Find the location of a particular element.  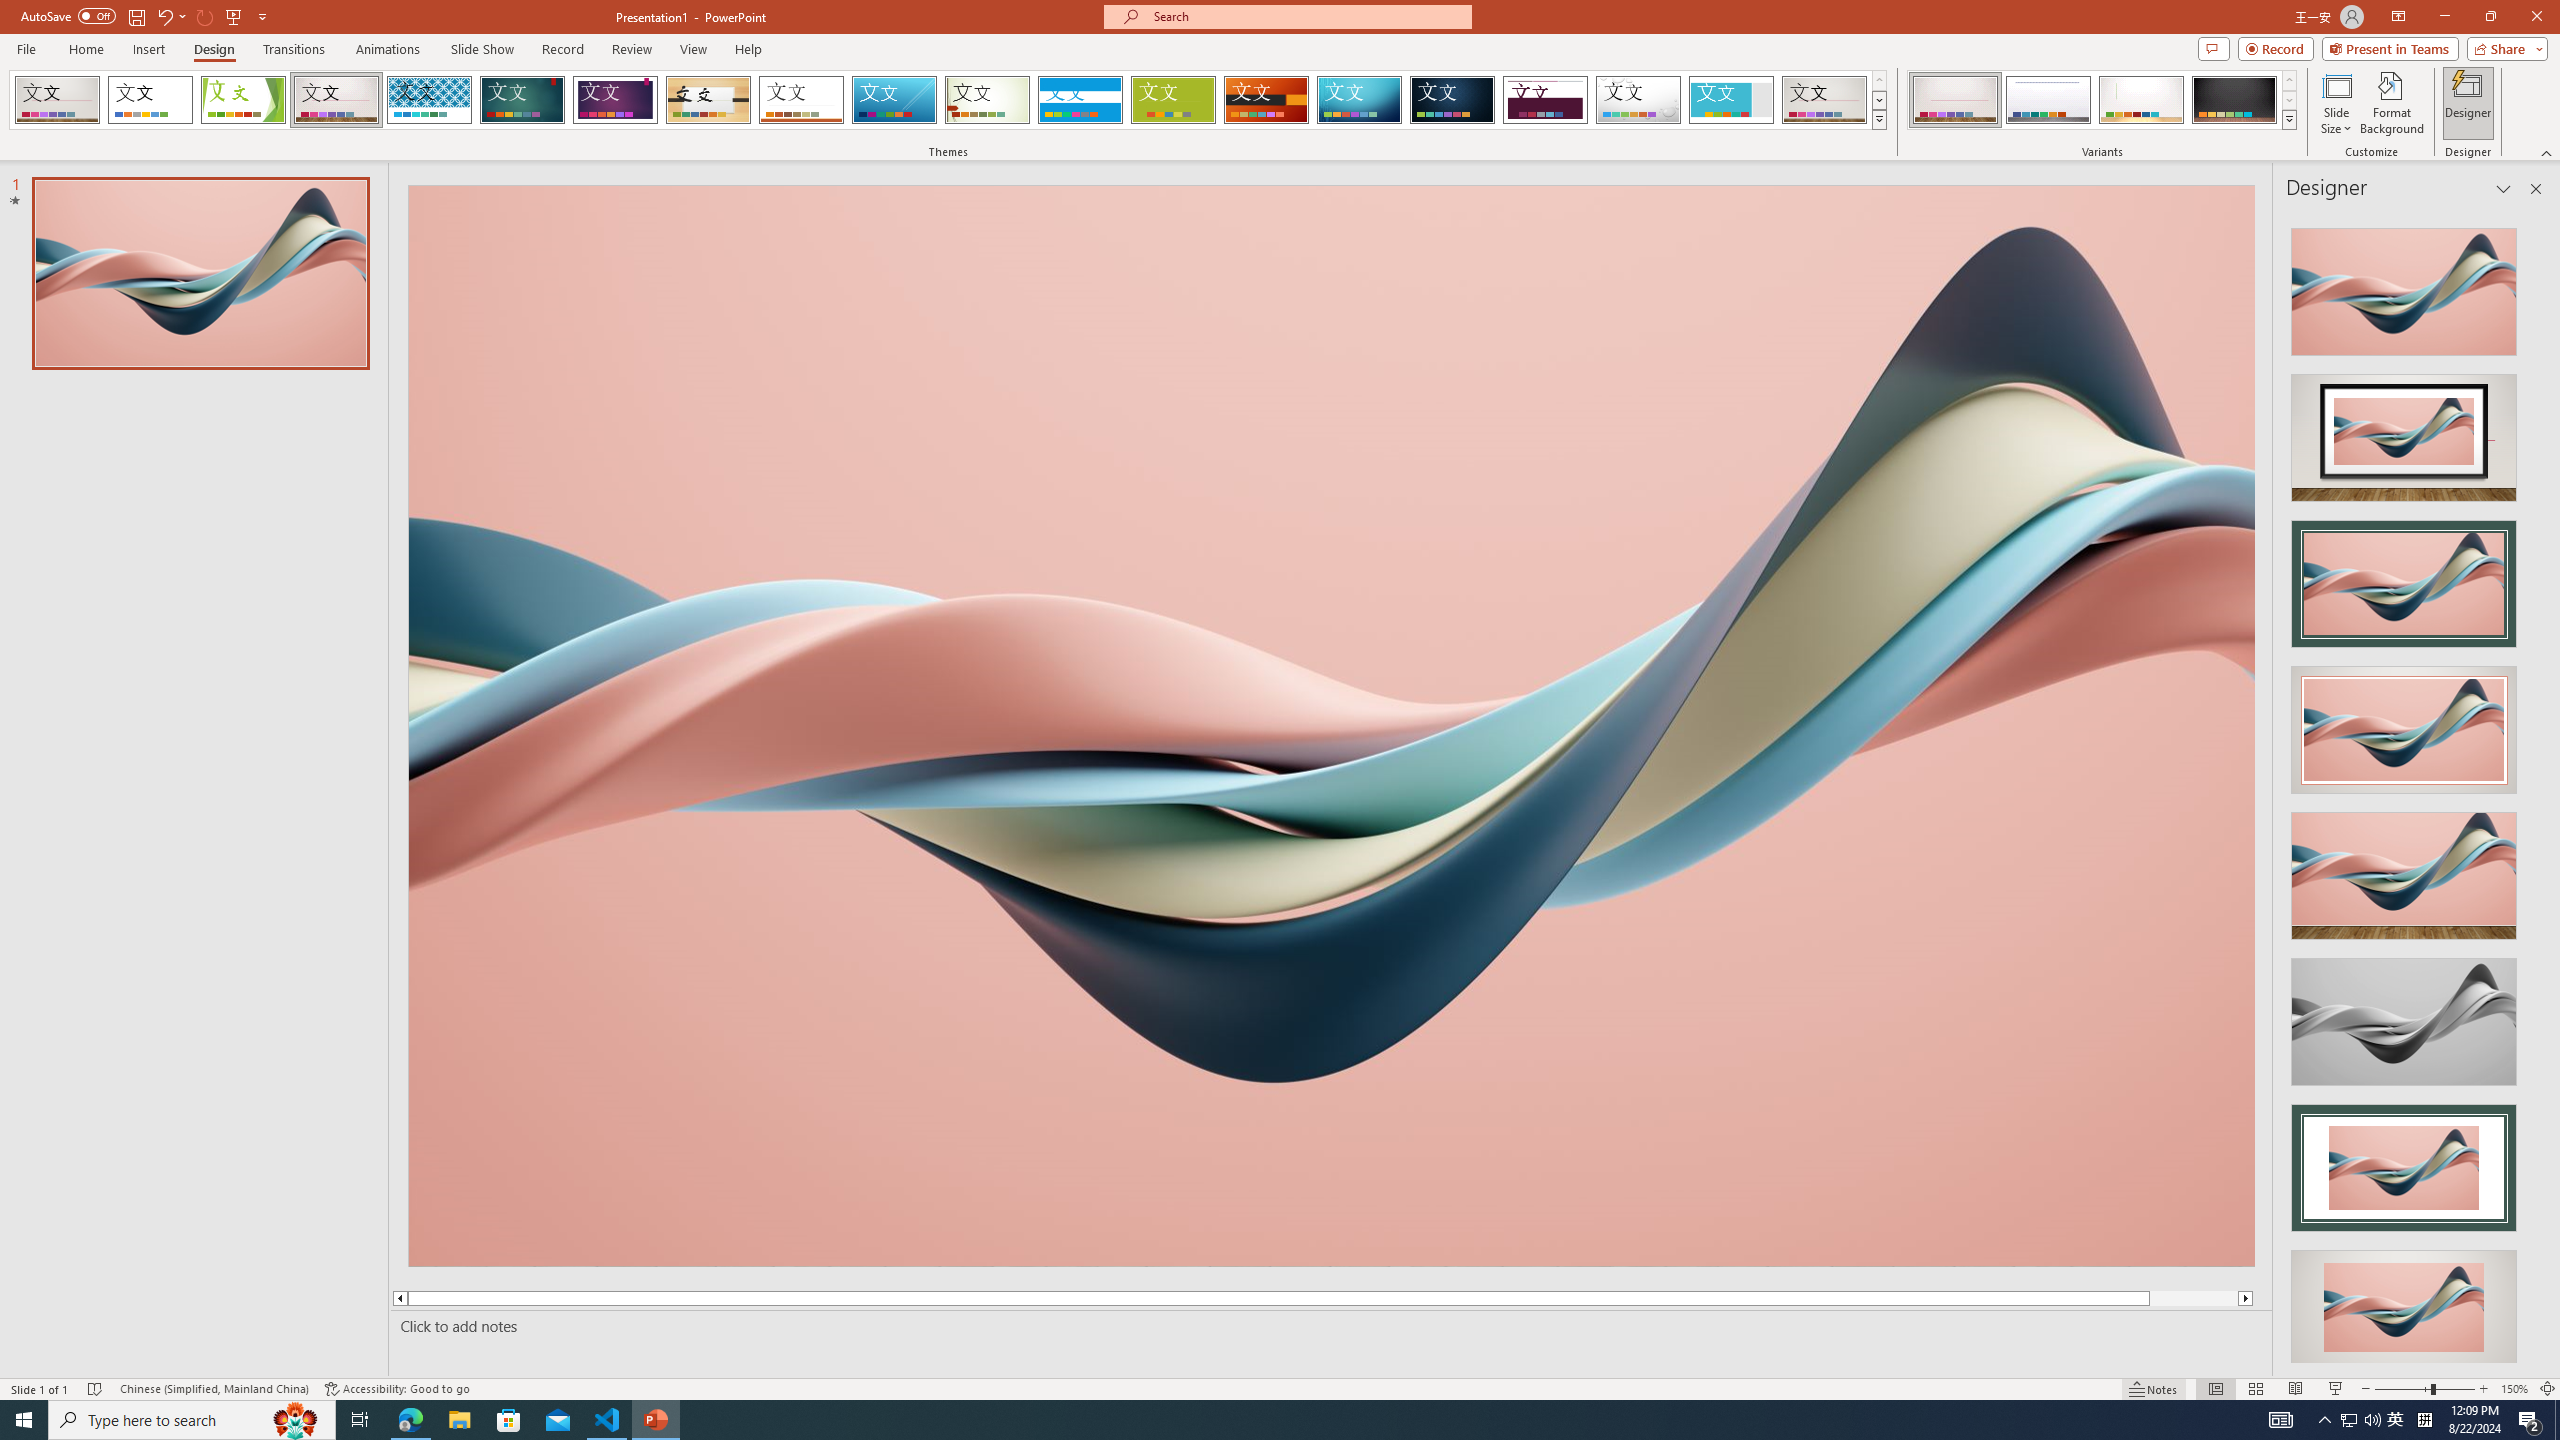

'Facet' is located at coordinates (242, 99).